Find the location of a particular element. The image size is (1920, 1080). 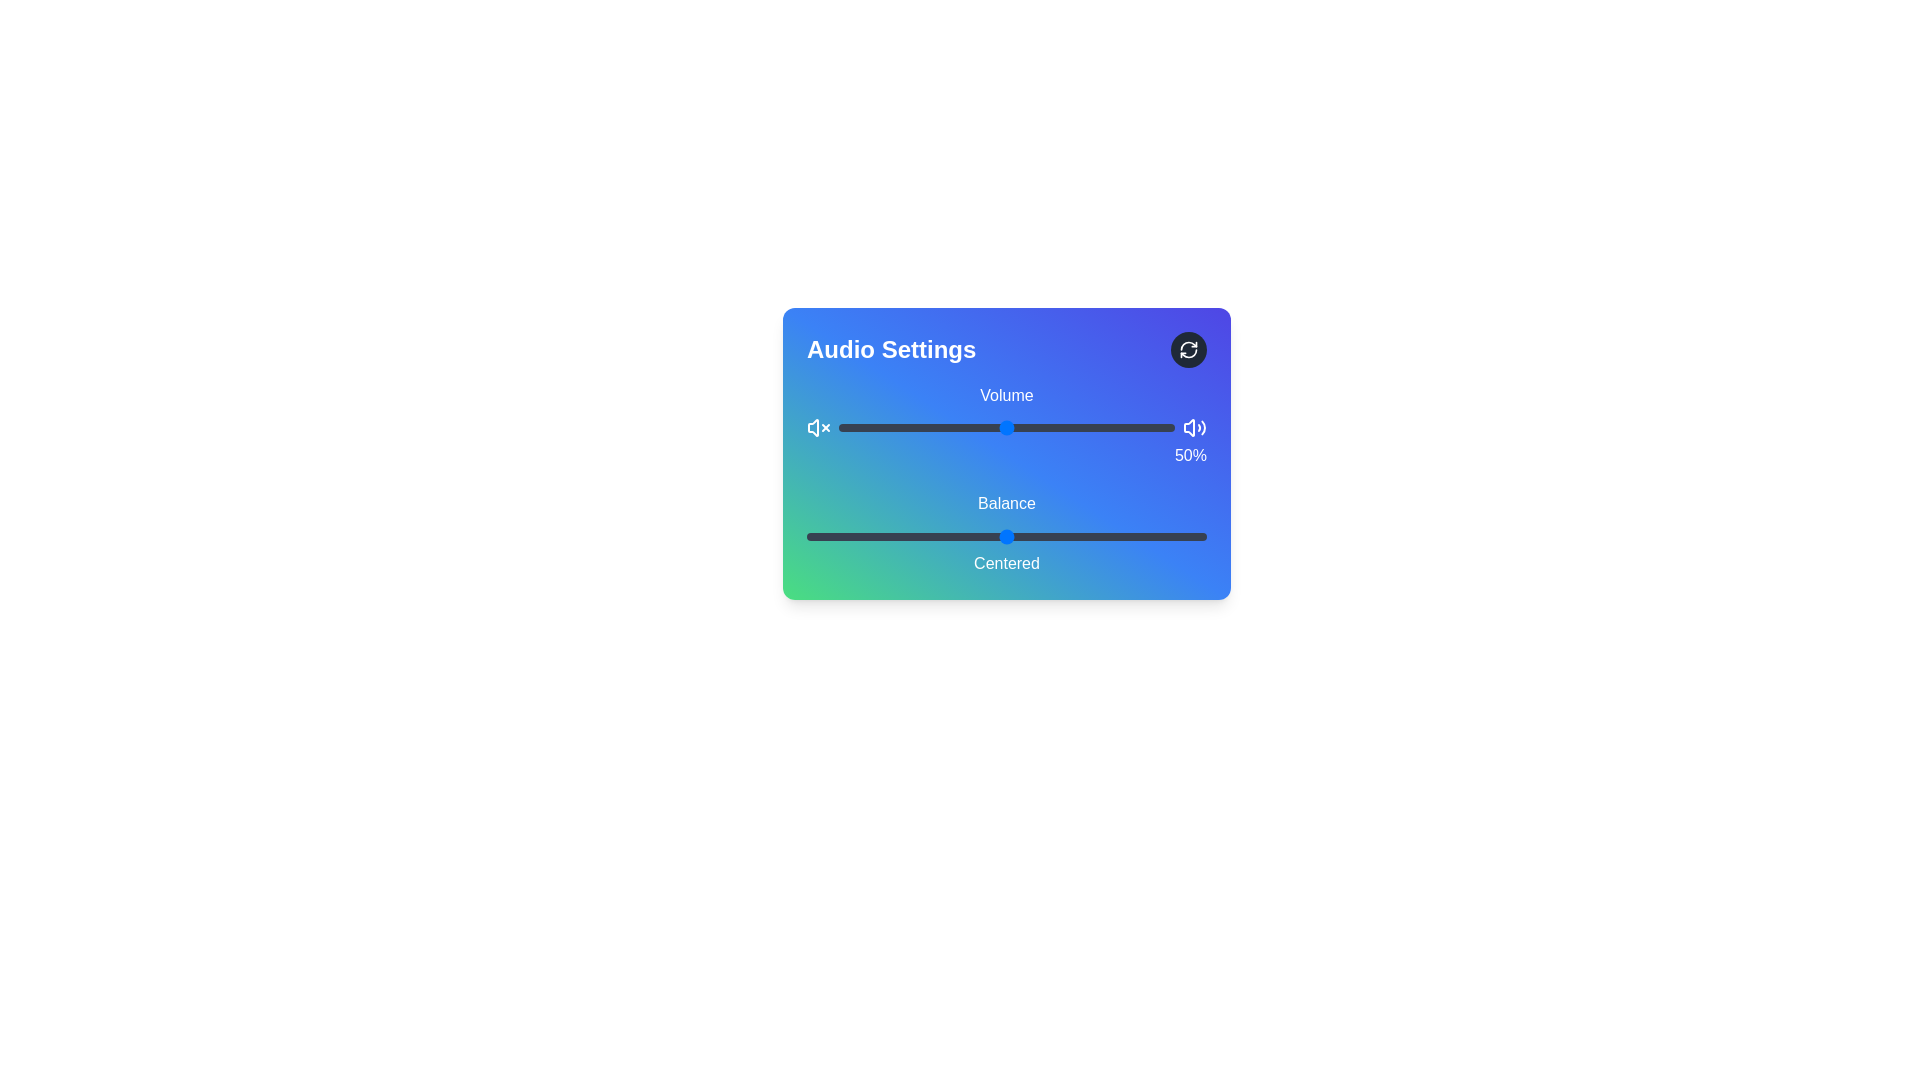

the balance is located at coordinates (882, 535).